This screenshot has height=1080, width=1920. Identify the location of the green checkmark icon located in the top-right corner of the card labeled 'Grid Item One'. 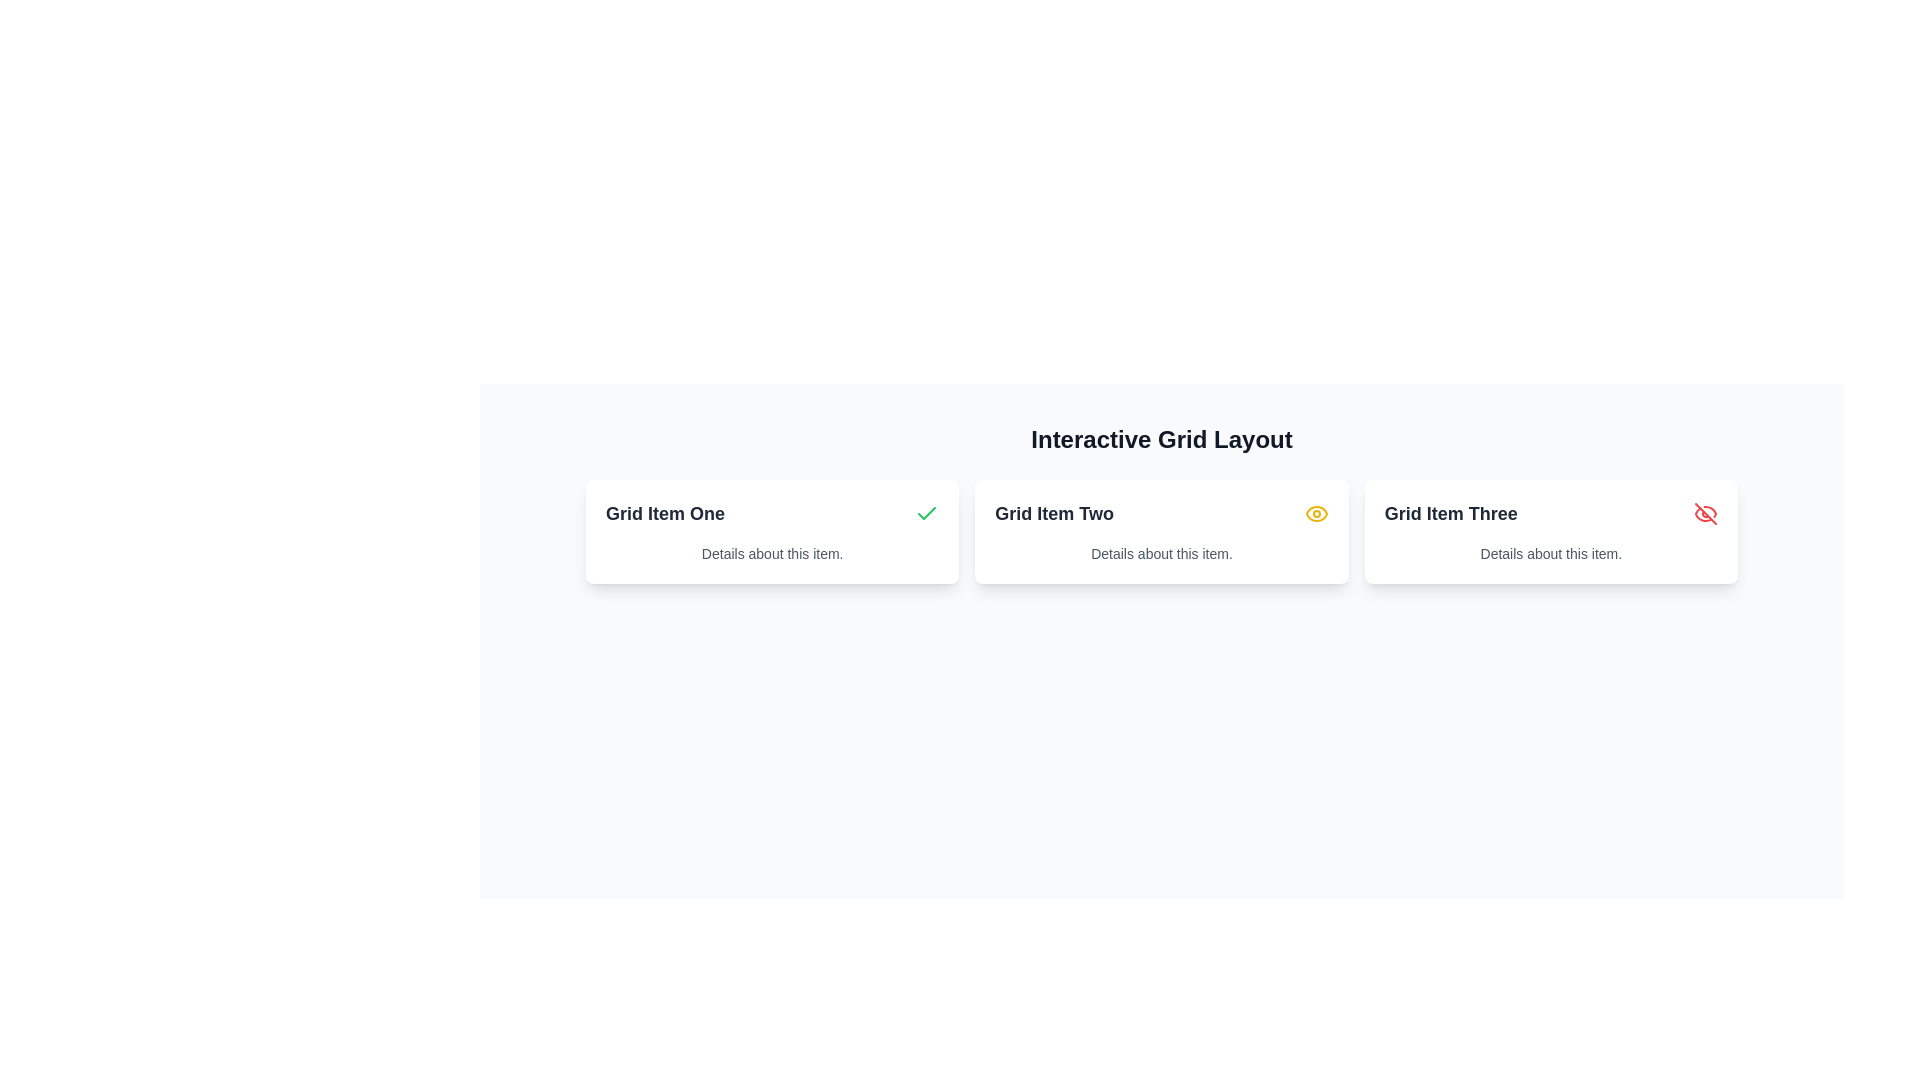
(926, 512).